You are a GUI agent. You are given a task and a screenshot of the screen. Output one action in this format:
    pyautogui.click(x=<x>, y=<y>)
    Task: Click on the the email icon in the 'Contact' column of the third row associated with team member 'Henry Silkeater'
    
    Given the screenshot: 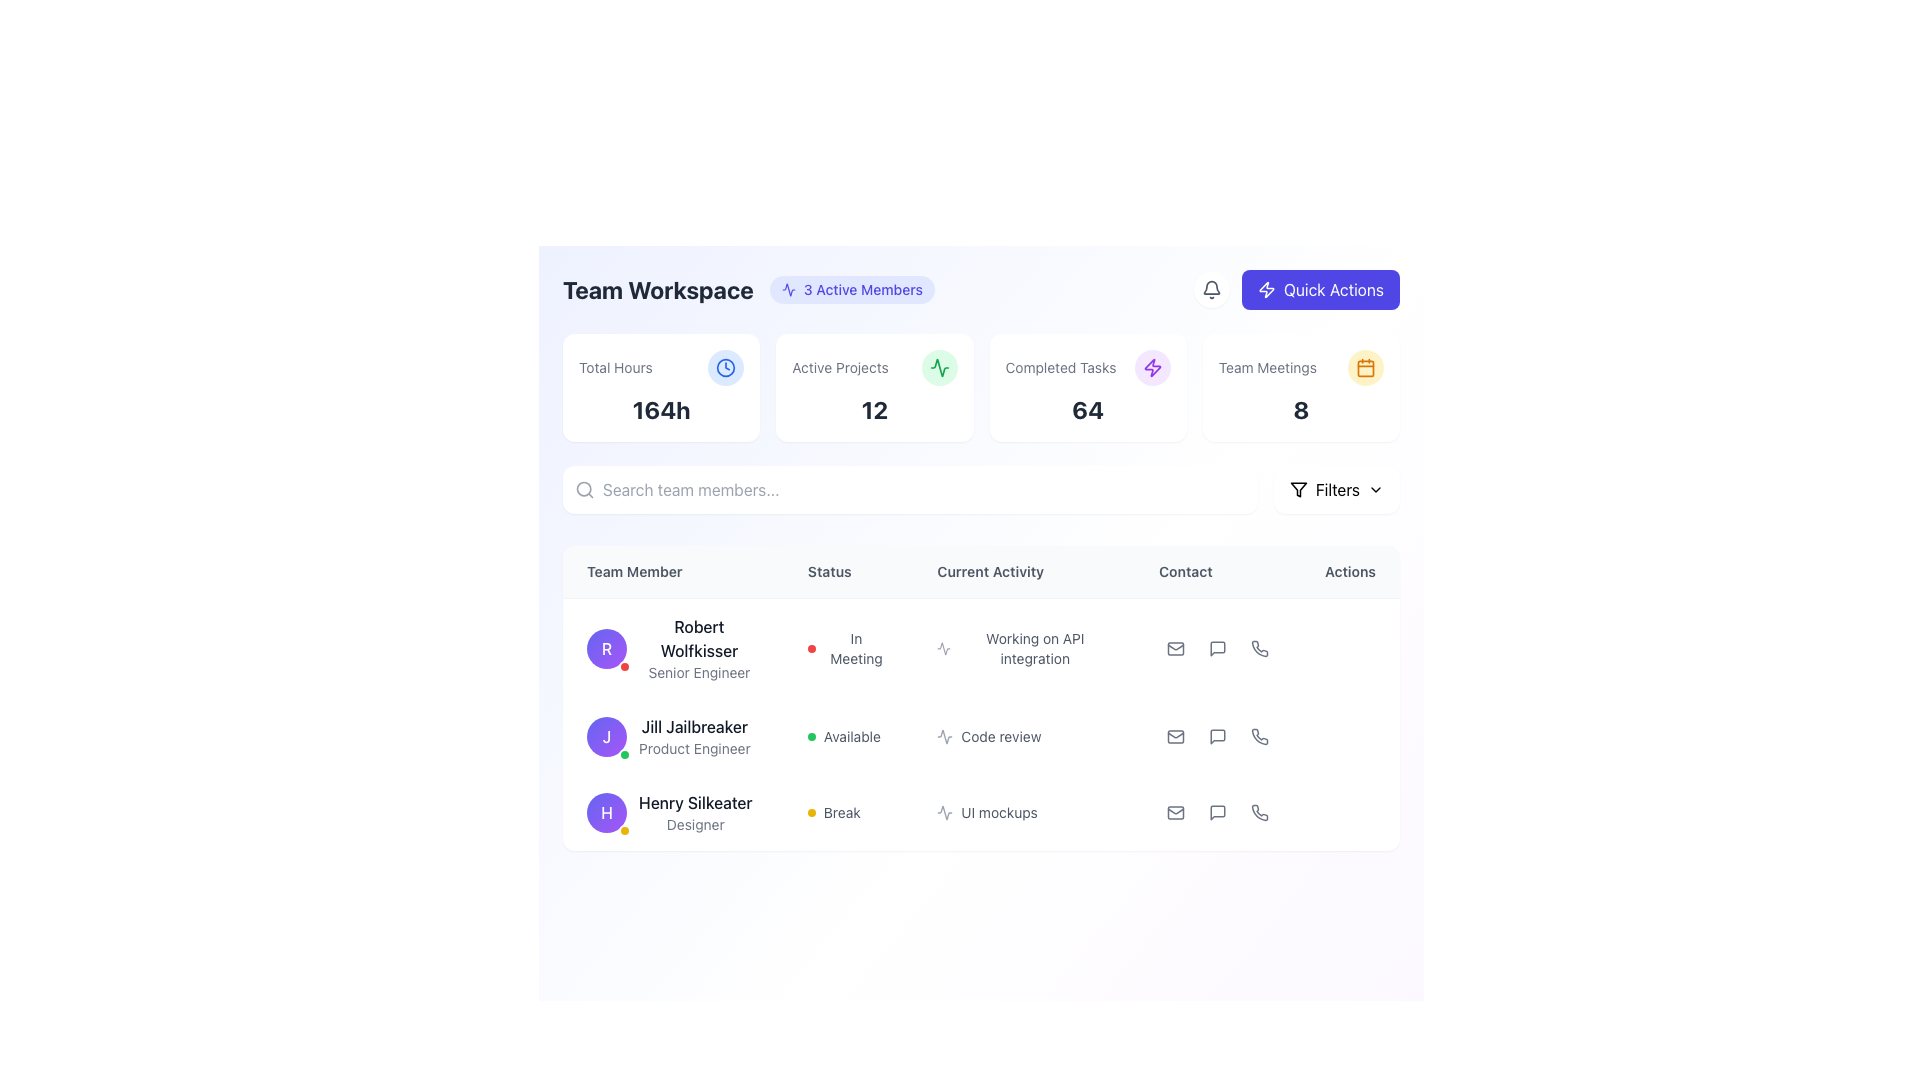 What is the action you would take?
    pyautogui.click(x=1176, y=813)
    